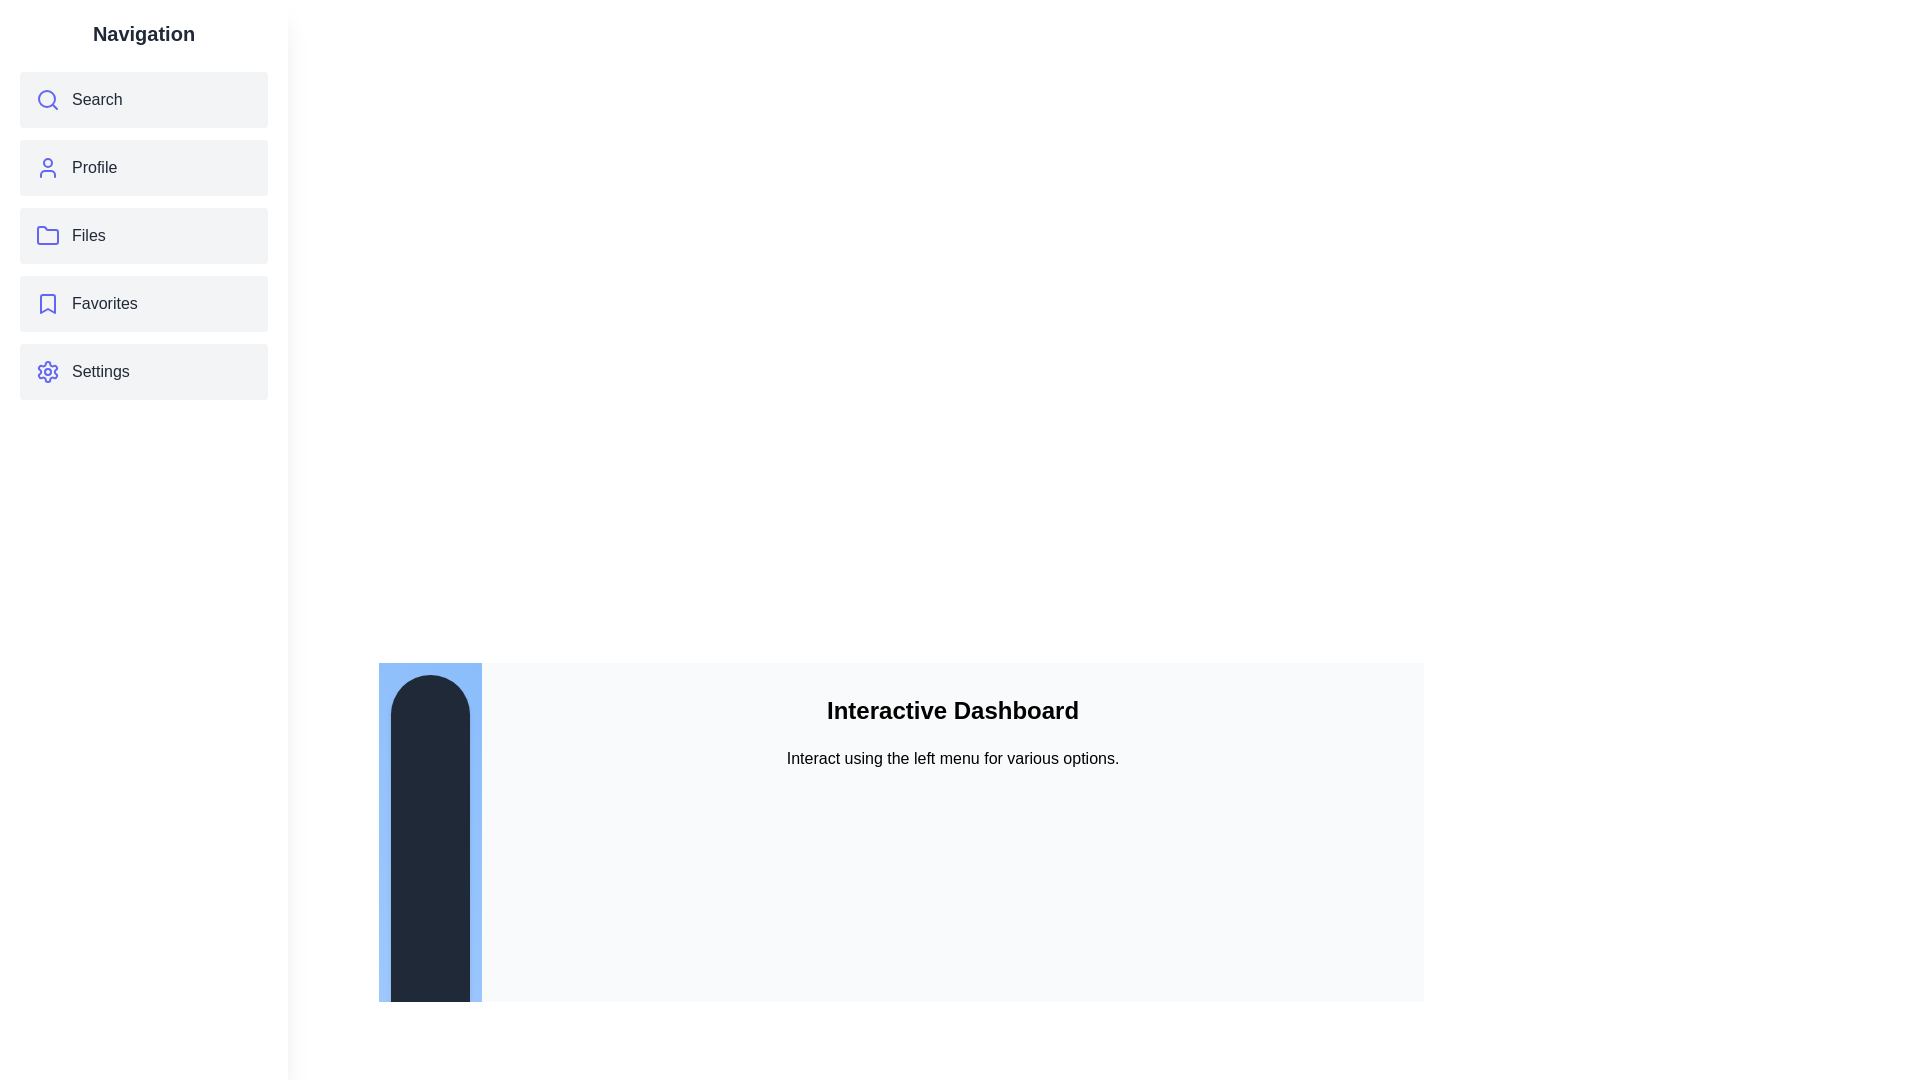 The image size is (1920, 1080). I want to click on the icon corresponding to Files in the sidebar, so click(48, 234).